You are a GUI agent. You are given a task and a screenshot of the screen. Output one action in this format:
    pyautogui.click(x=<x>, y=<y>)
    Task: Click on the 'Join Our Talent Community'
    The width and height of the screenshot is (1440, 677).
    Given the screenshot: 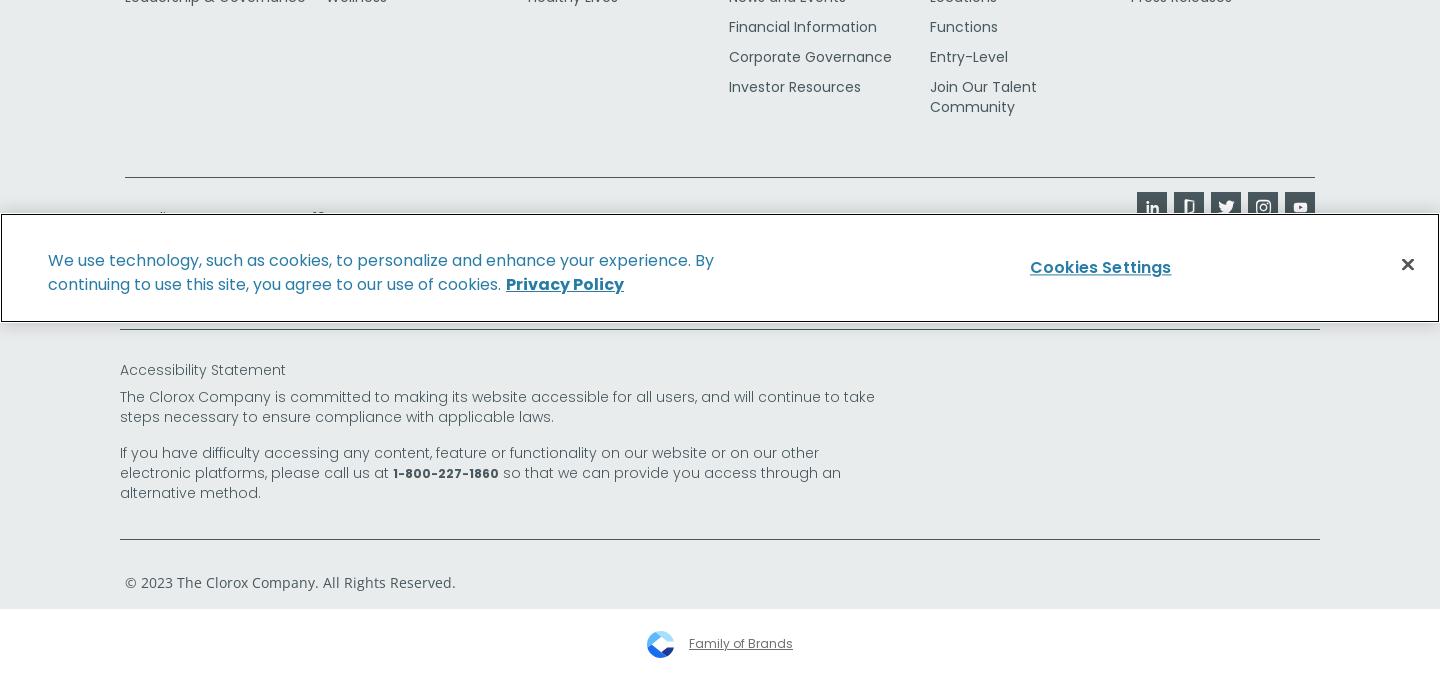 What is the action you would take?
    pyautogui.click(x=982, y=97)
    